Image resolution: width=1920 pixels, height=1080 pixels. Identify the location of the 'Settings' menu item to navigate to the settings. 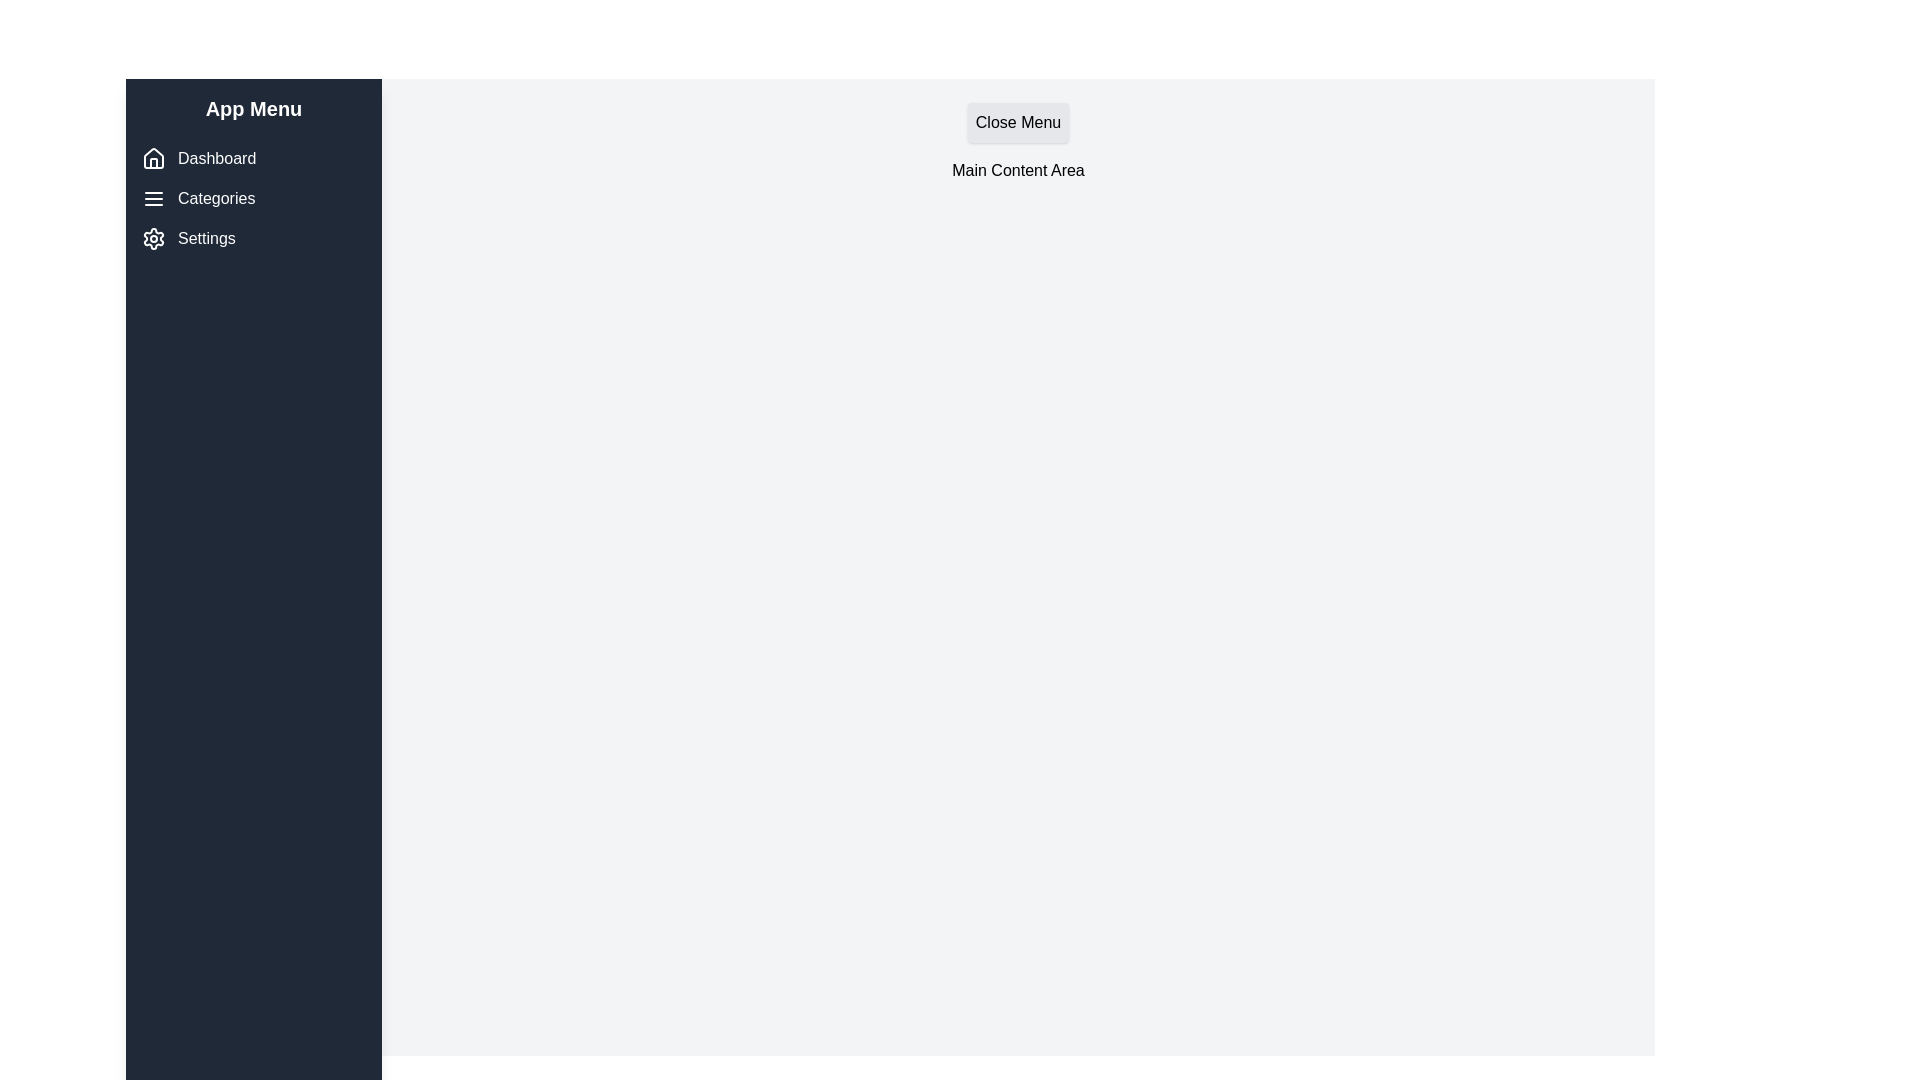
(253, 238).